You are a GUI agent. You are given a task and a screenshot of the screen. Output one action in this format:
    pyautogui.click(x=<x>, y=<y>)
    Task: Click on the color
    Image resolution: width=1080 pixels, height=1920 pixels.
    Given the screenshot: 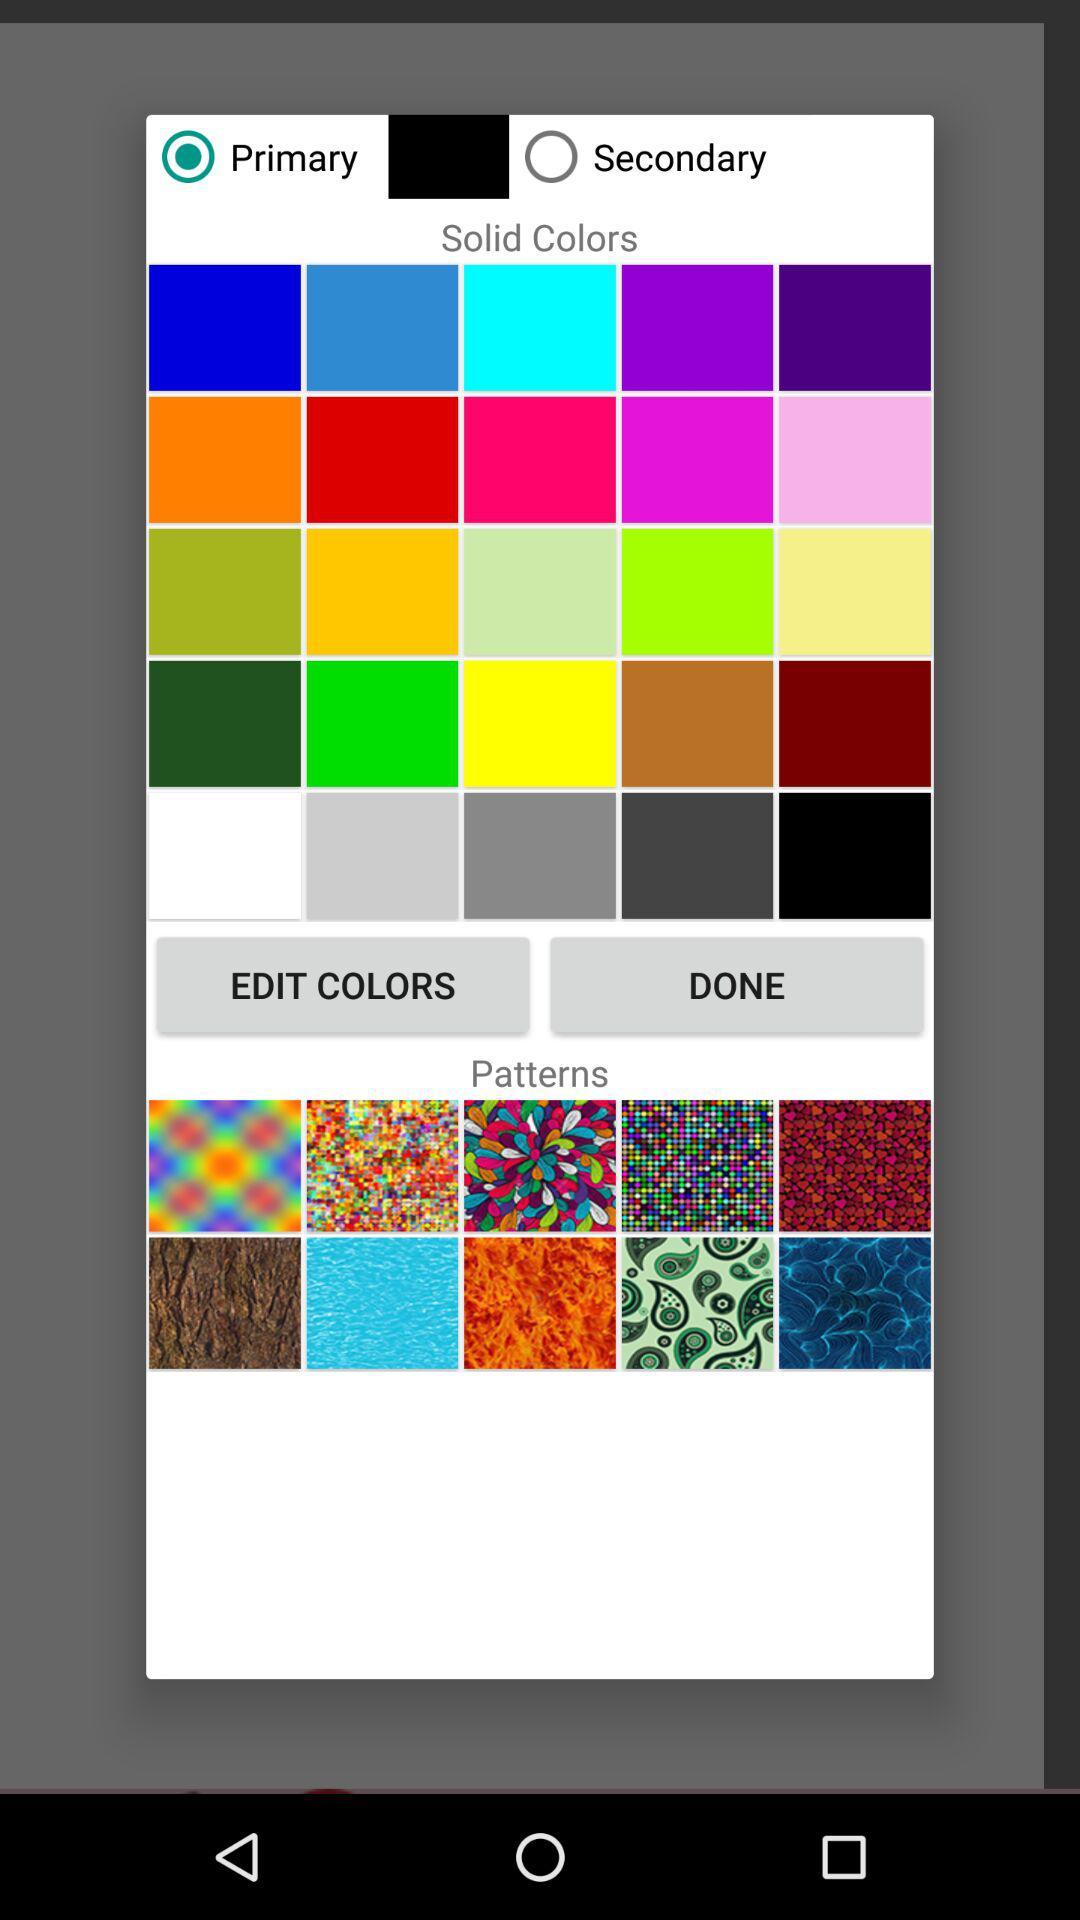 What is the action you would take?
    pyautogui.click(x=382, y=855)
    